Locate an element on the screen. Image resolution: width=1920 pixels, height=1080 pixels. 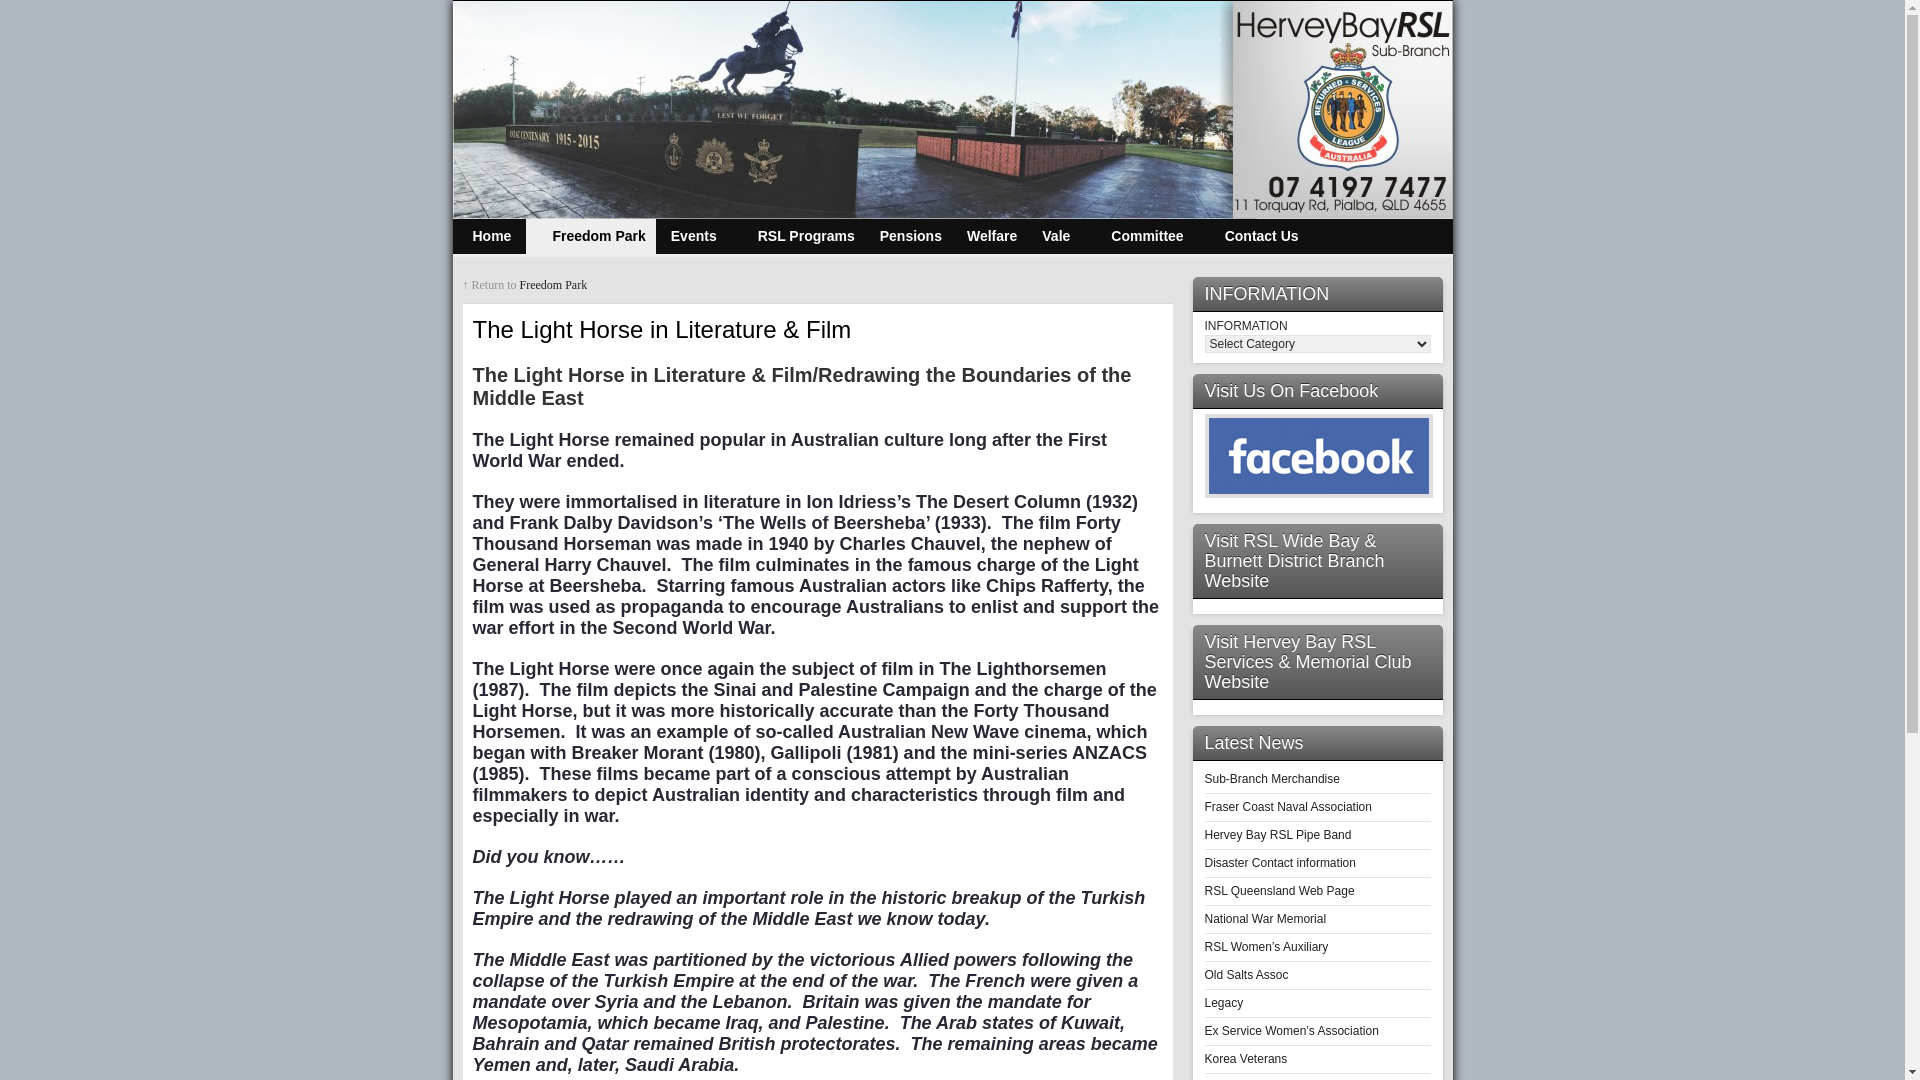
'National War Memorial' is located at coordinates (1264, 918).